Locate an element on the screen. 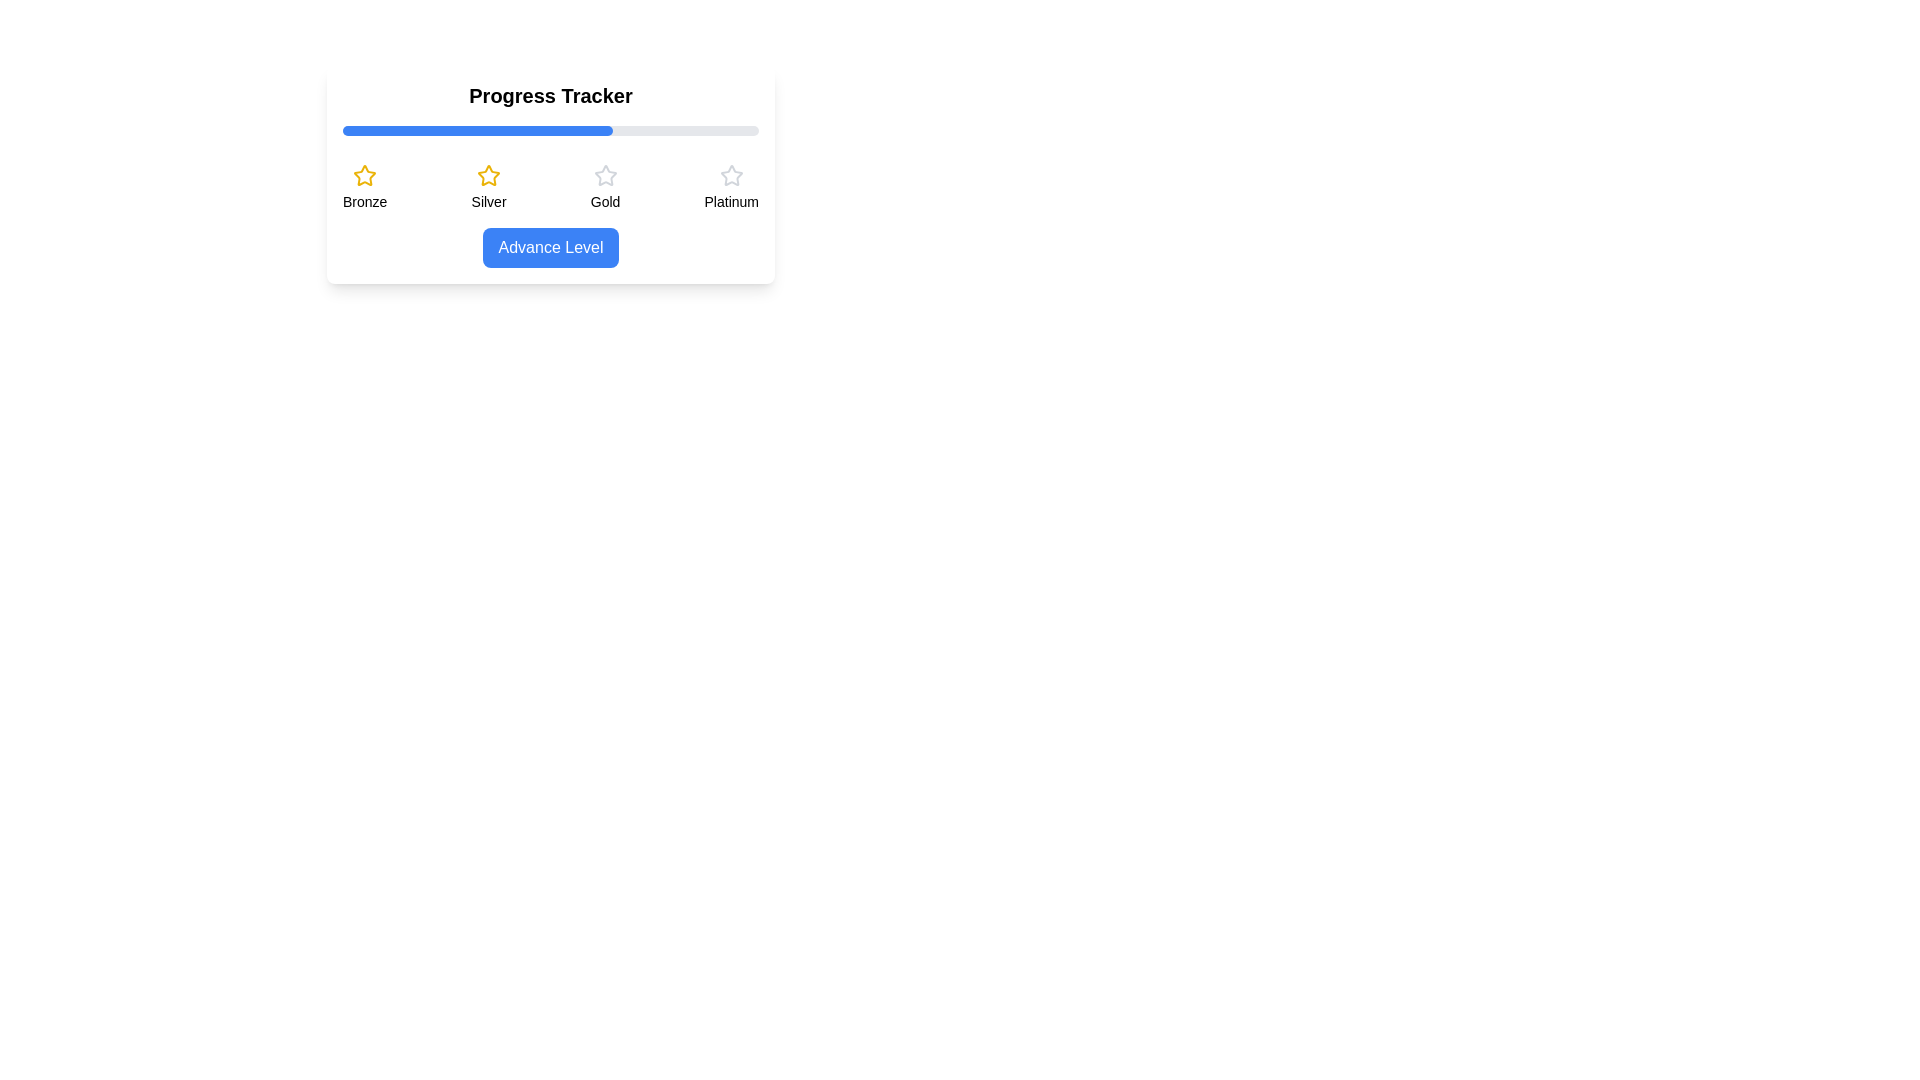 The width and height of the screenshot is (1920, 1080). the fourth star icon from the left, which is gray and located above the 'Platinum' label is located at coordinates (730, 175).